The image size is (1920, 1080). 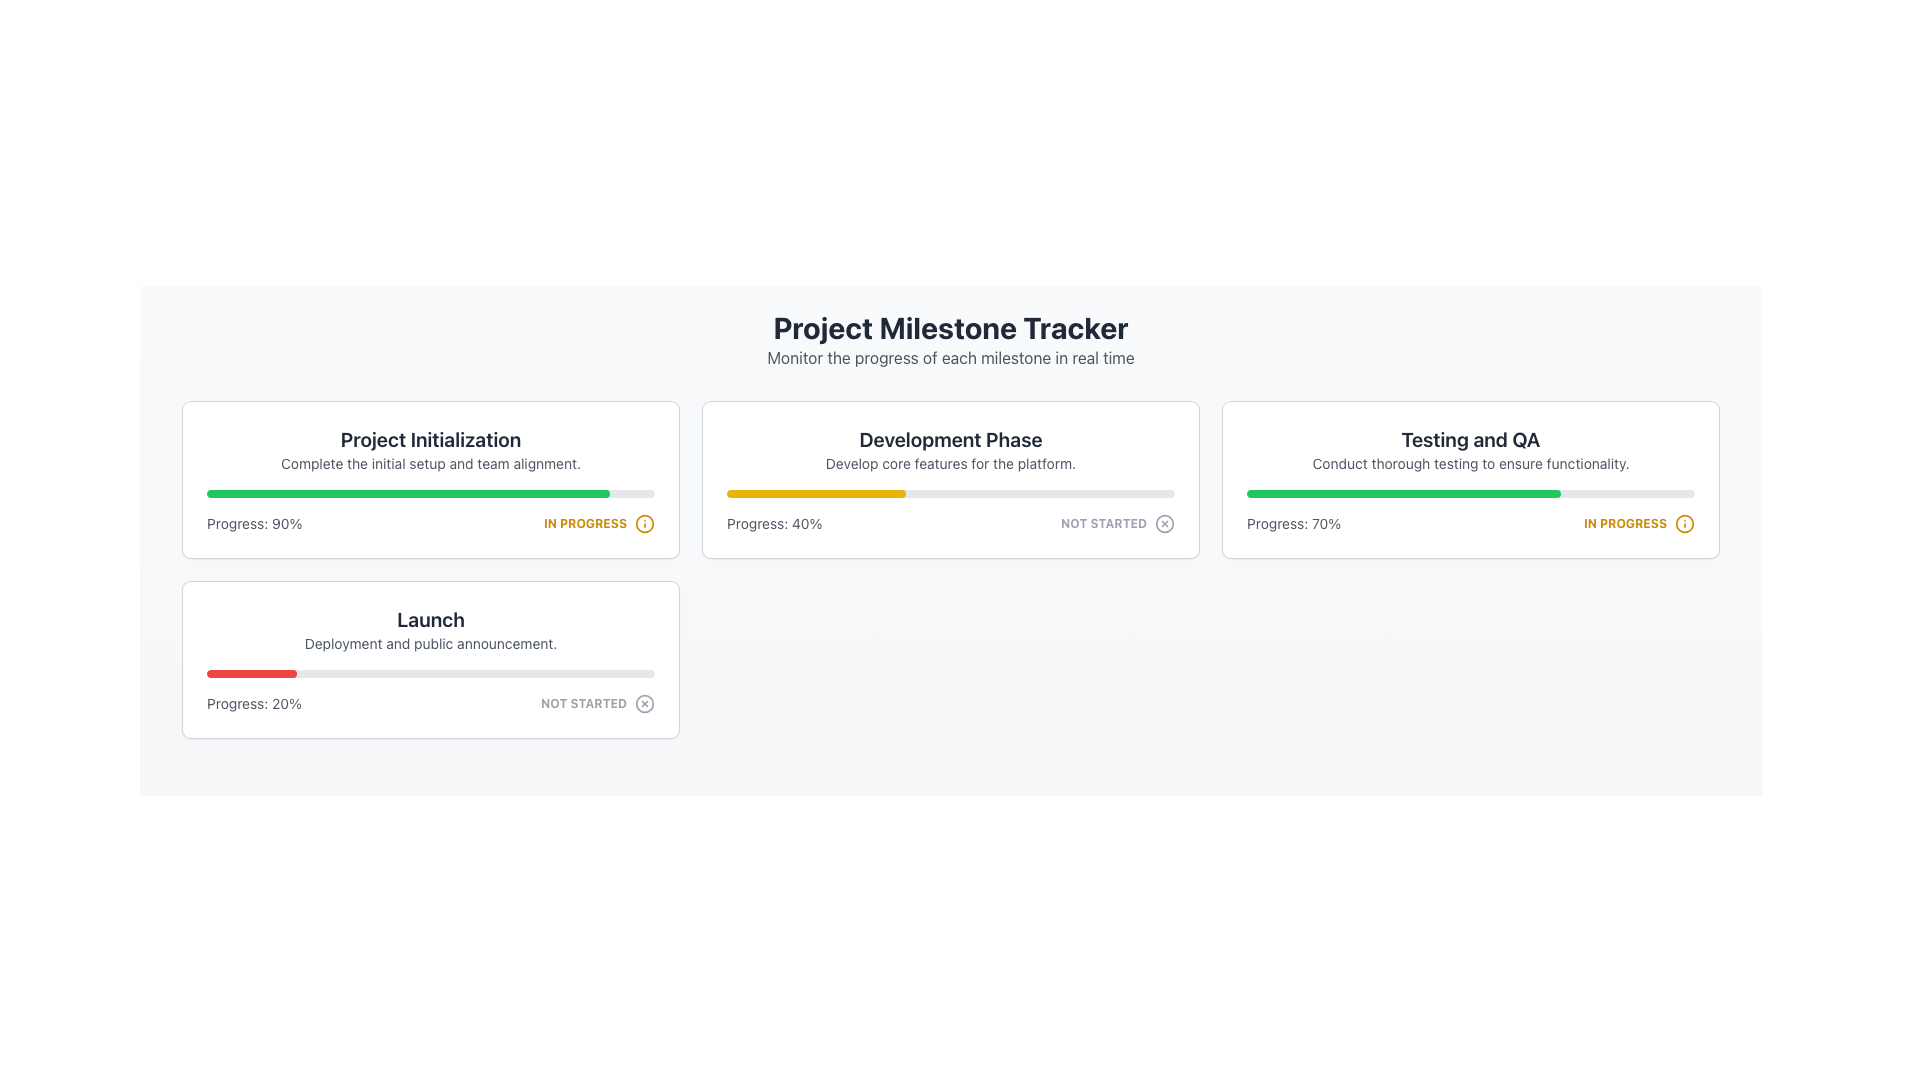 What do you see at coordinates (430, 438) in the screenshot?
I see `the title text label of the 'Project Initialization' module, located in the upper-left module of the main interface layout` at bounding box center [430, 438].